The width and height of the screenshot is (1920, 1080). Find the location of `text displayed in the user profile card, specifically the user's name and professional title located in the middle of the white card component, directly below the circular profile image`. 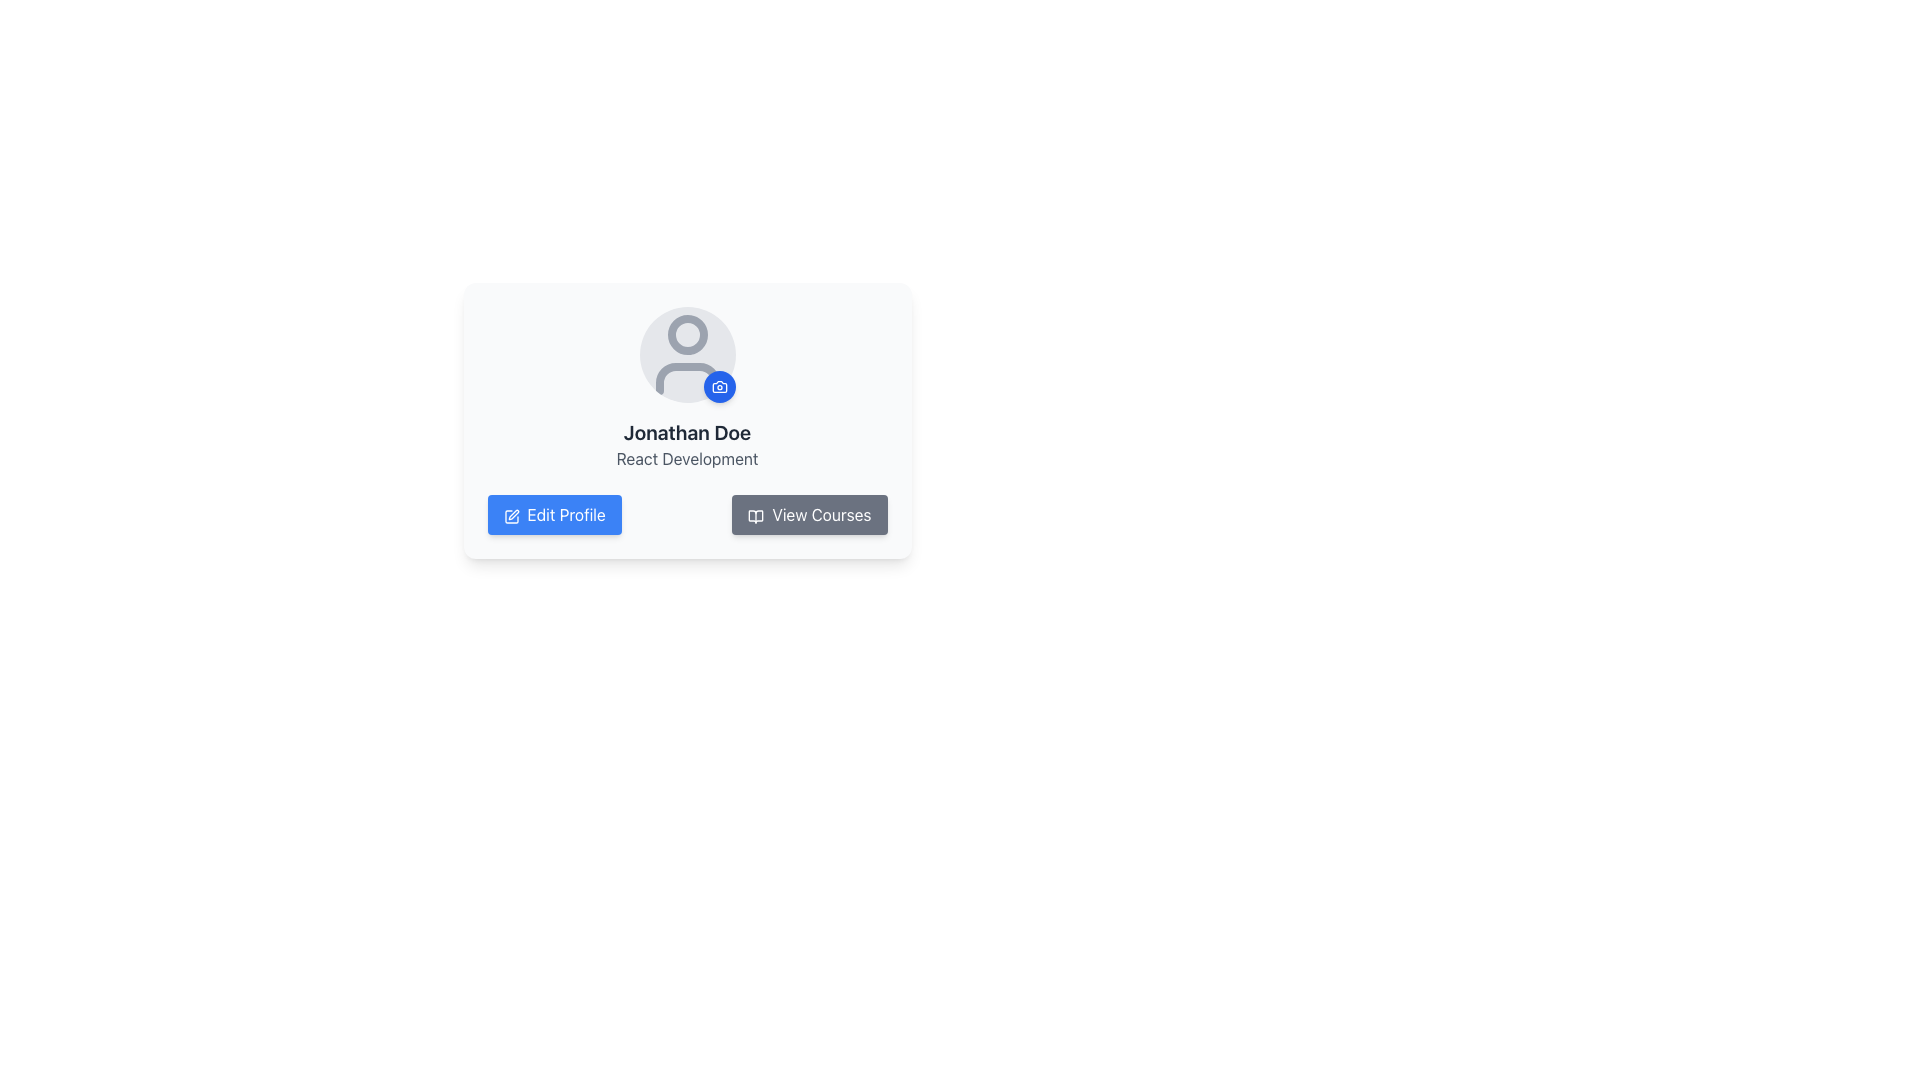

text displayed in the user profile card, specifically the user's name and professional title located in the middle of the white card component, directly below the circular profile image is located at coordinates (687, 443).